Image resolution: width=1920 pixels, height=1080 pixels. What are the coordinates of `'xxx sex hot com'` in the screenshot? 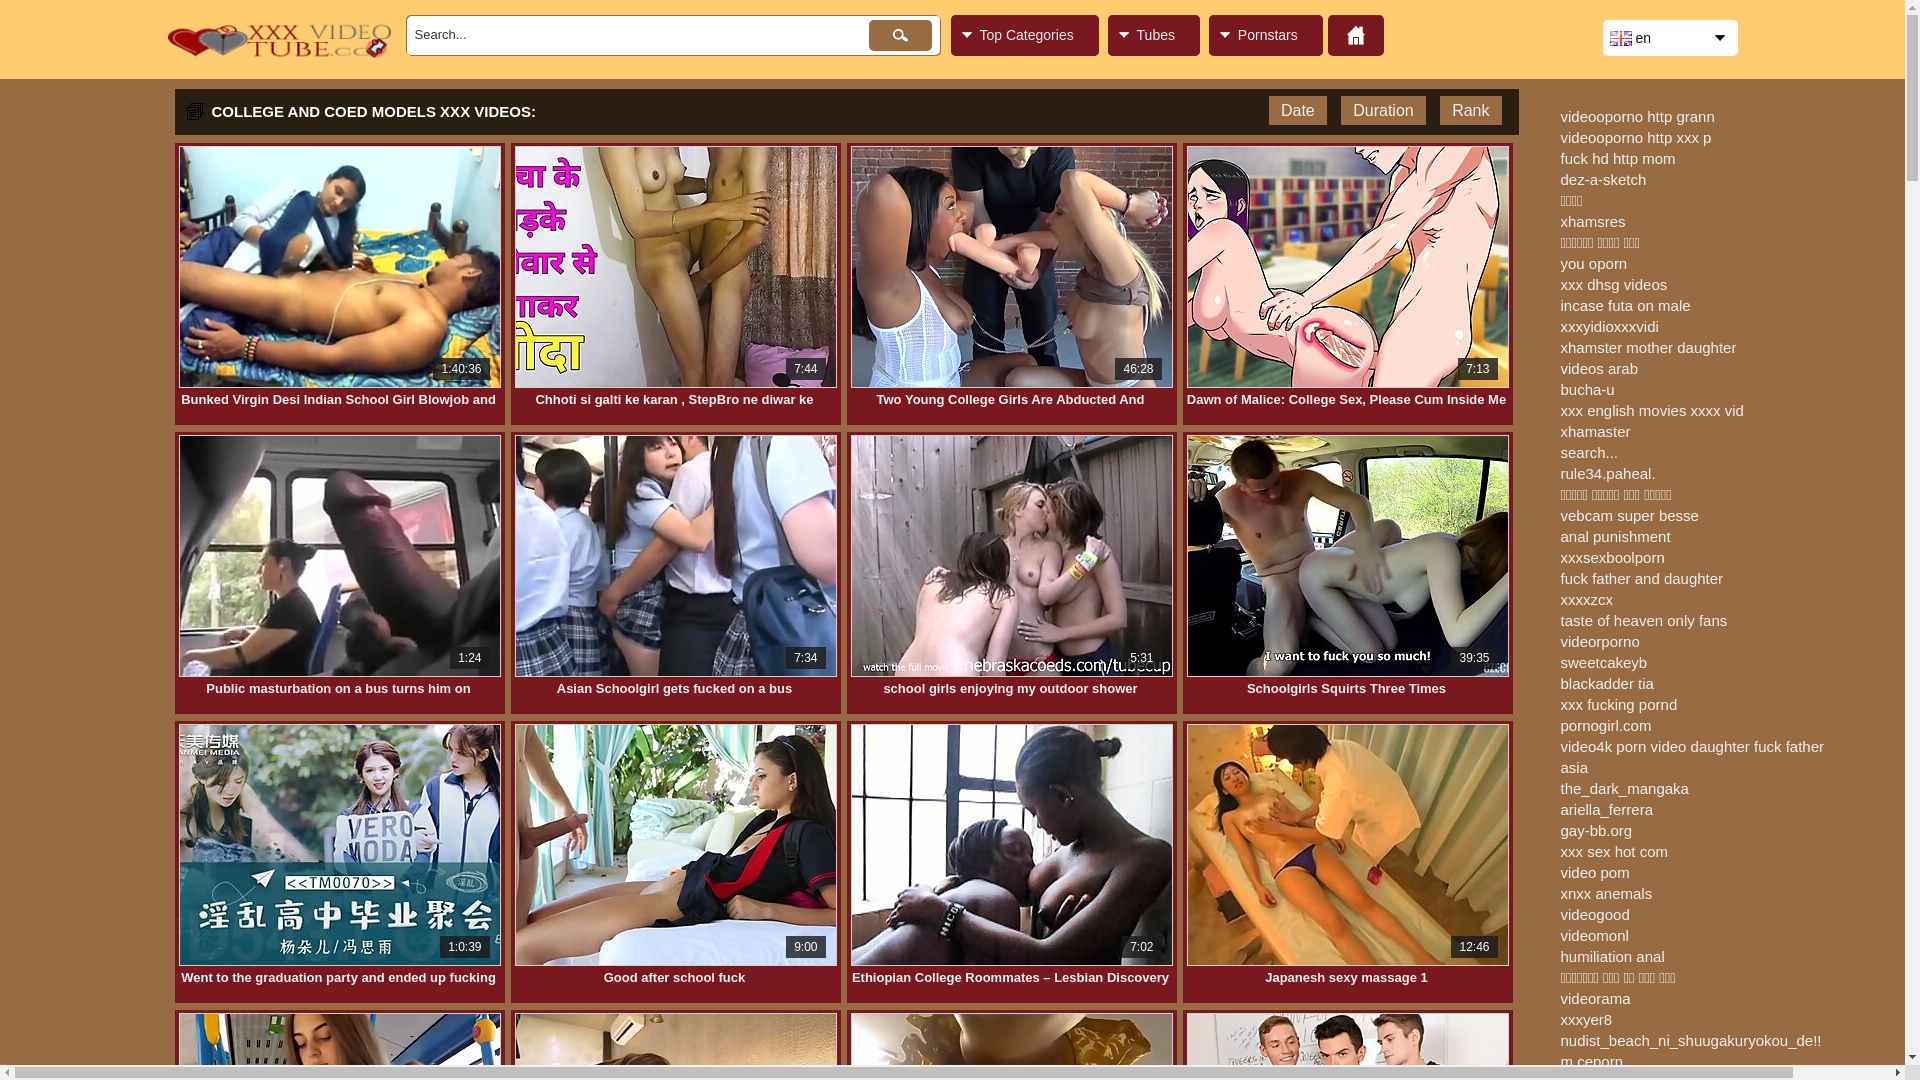 It's located at (1613, 851).